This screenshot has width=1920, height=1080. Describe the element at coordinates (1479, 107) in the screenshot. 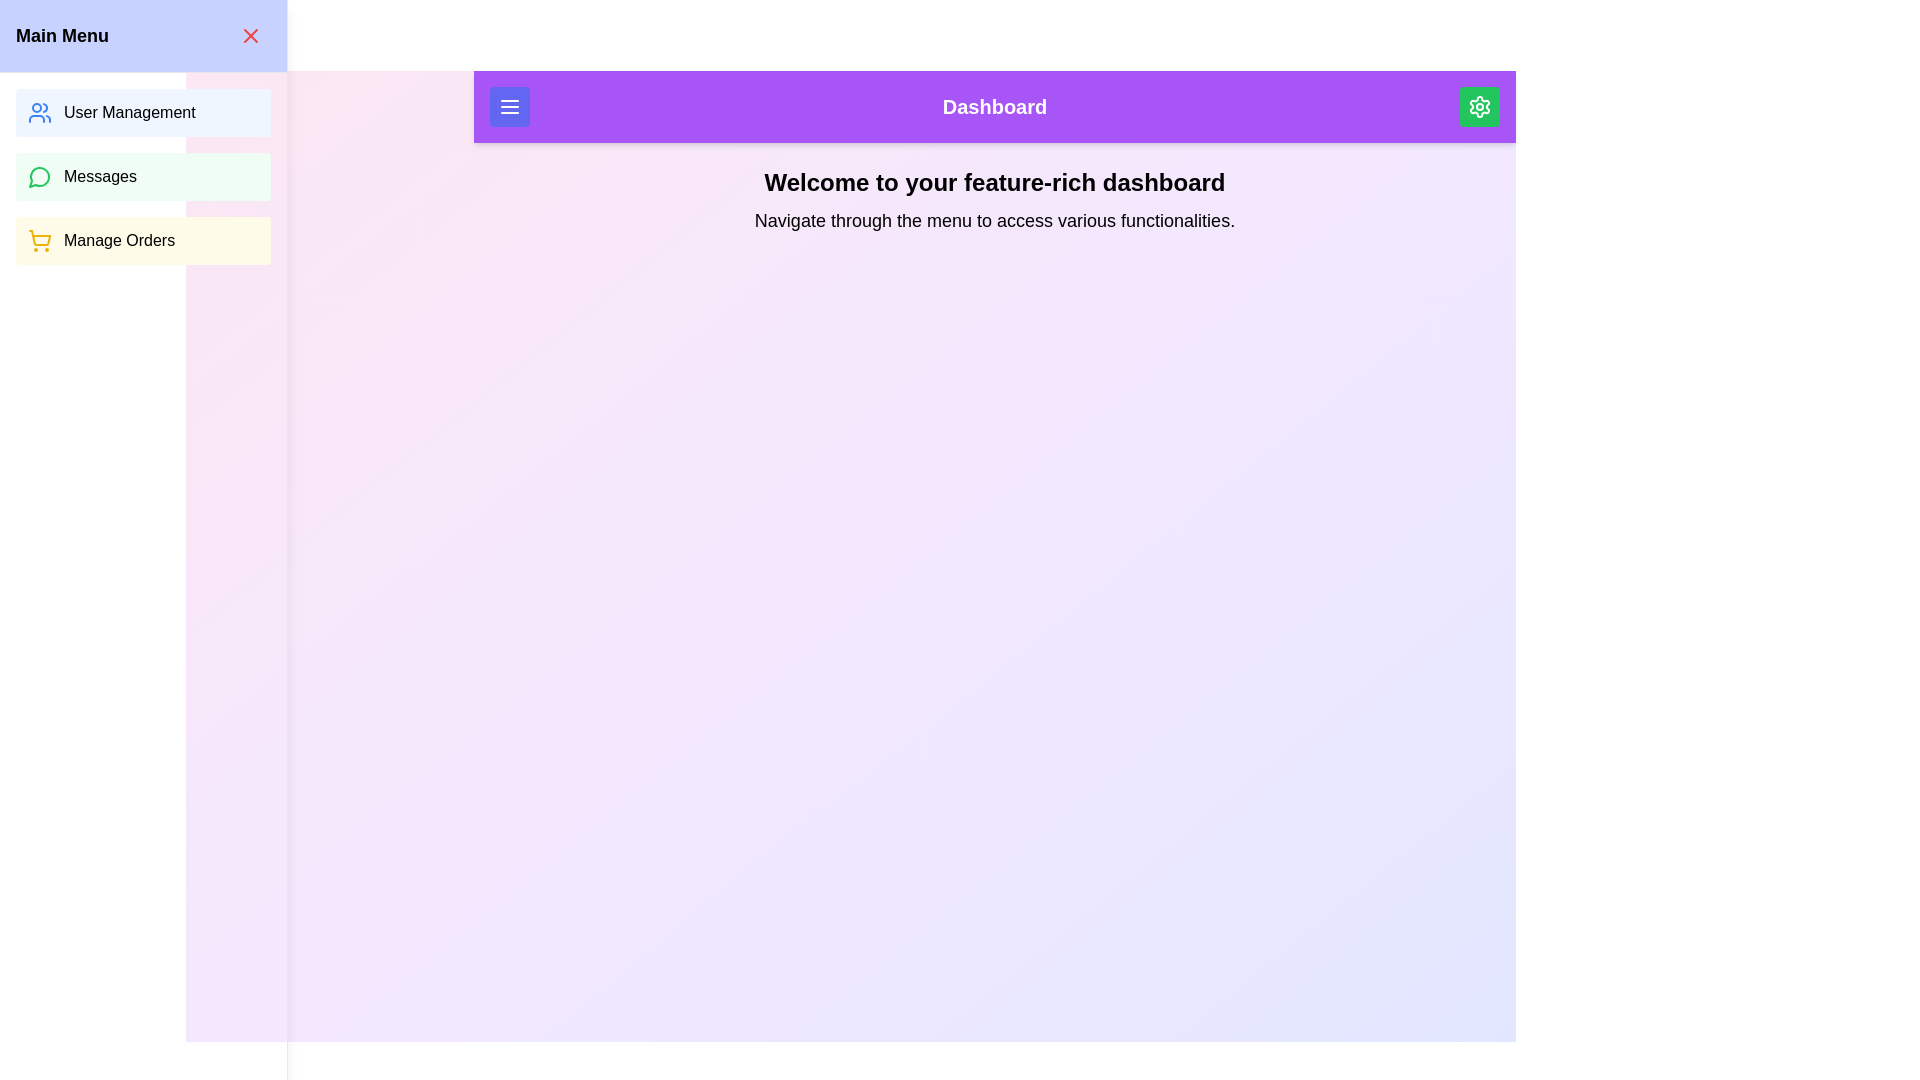

I see `the gear-like icon in the top-right corner of the interface` at that location.